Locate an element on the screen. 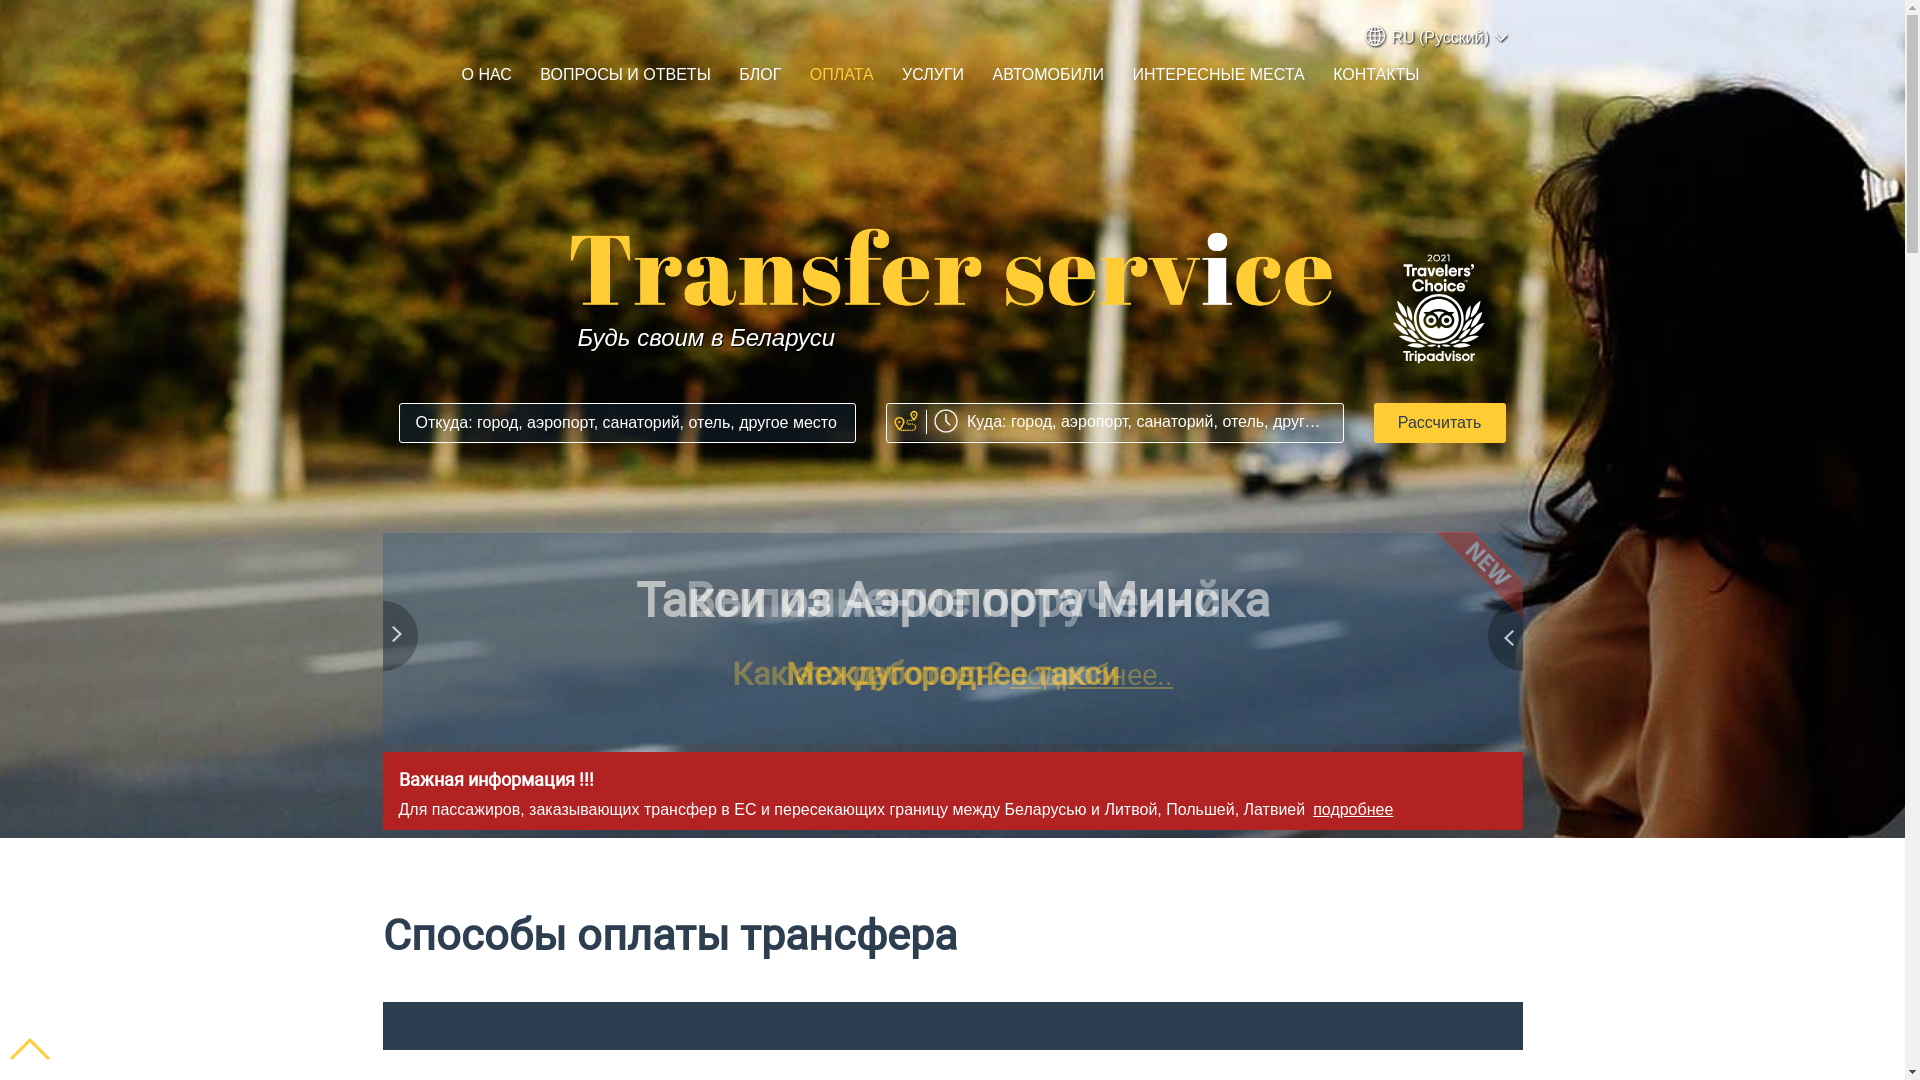  'Previous' is located at coordinates (401, 640).